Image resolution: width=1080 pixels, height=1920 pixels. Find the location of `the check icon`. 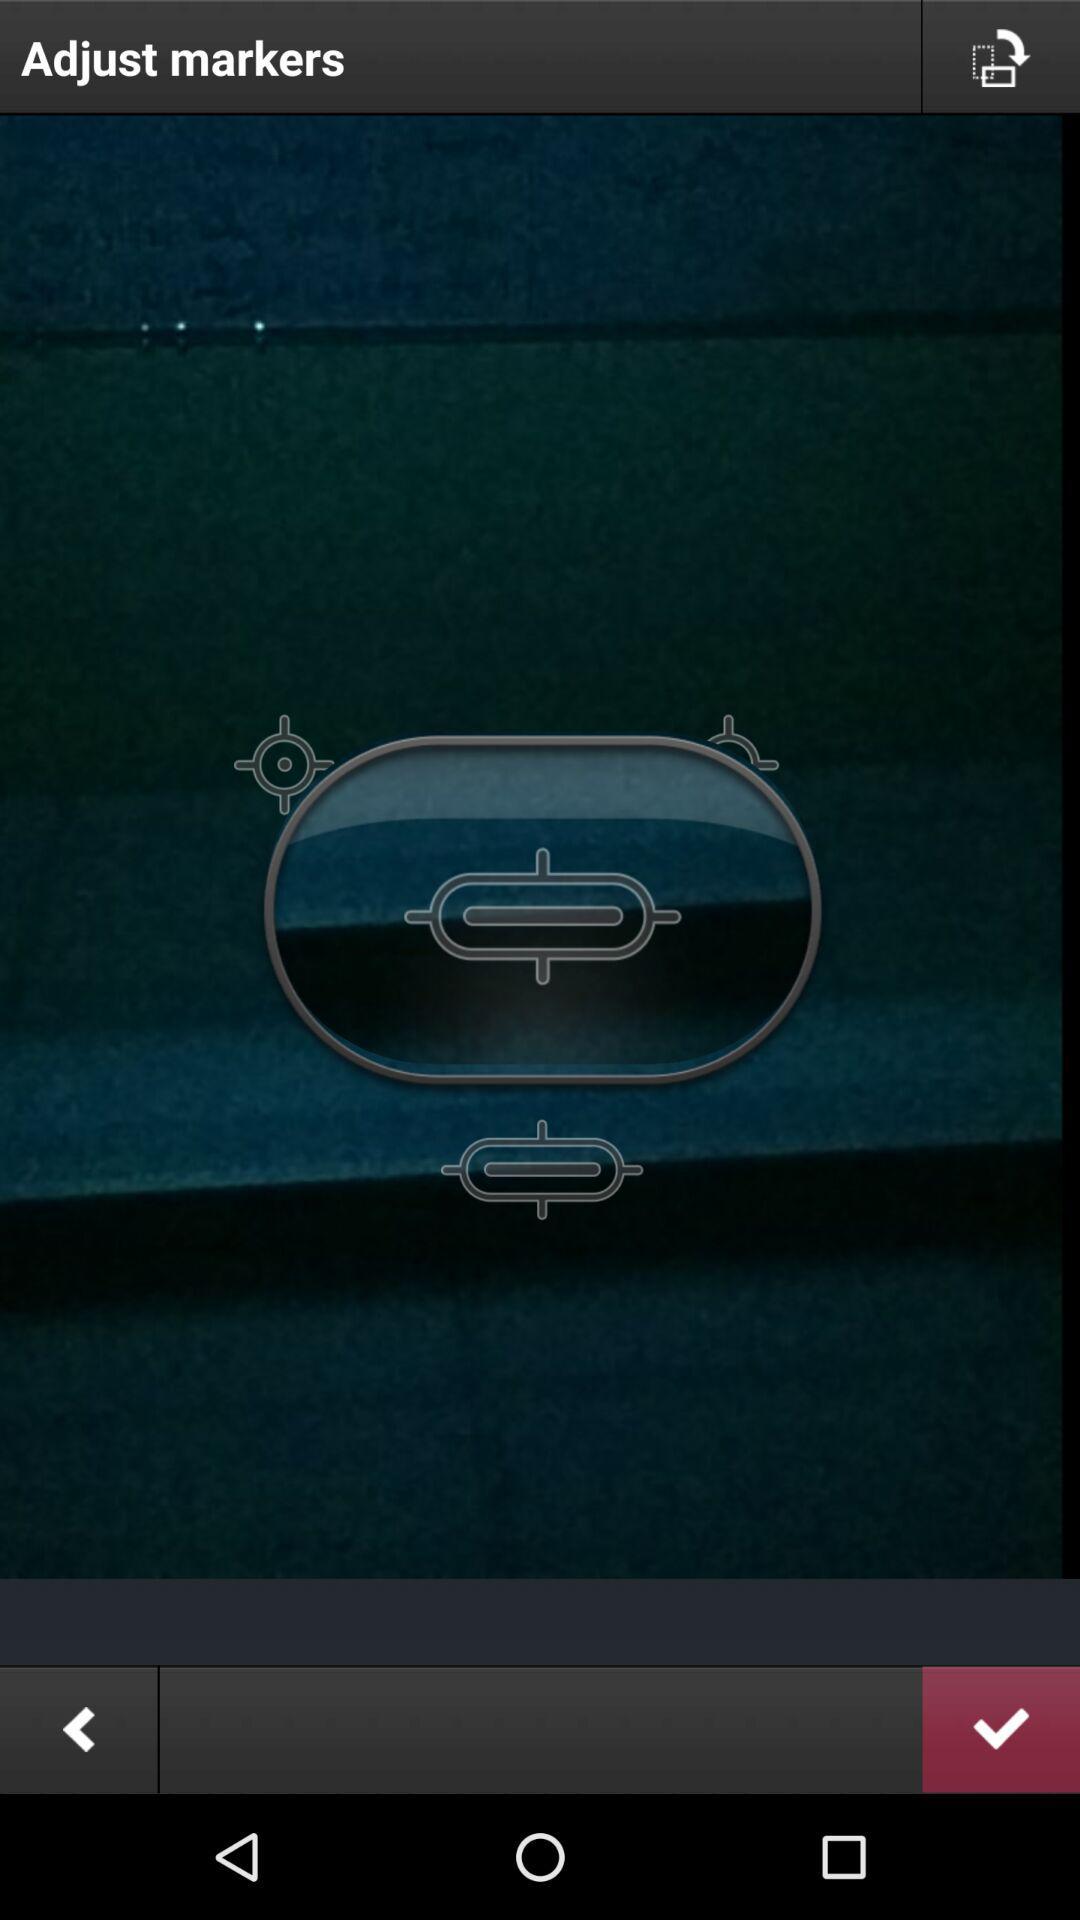

the check icon is located at coordinates (1001, 1849).